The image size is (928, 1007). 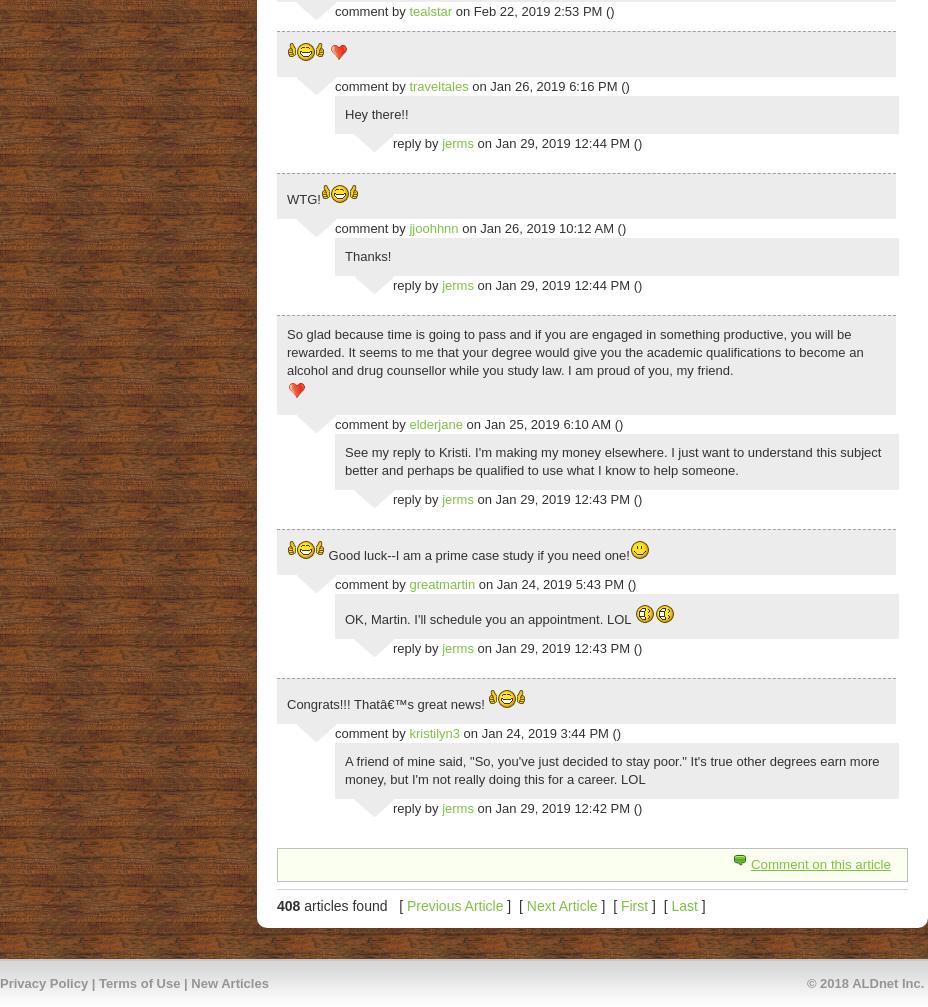 I want to click on 'traveltales', so click(x=438, y=86).